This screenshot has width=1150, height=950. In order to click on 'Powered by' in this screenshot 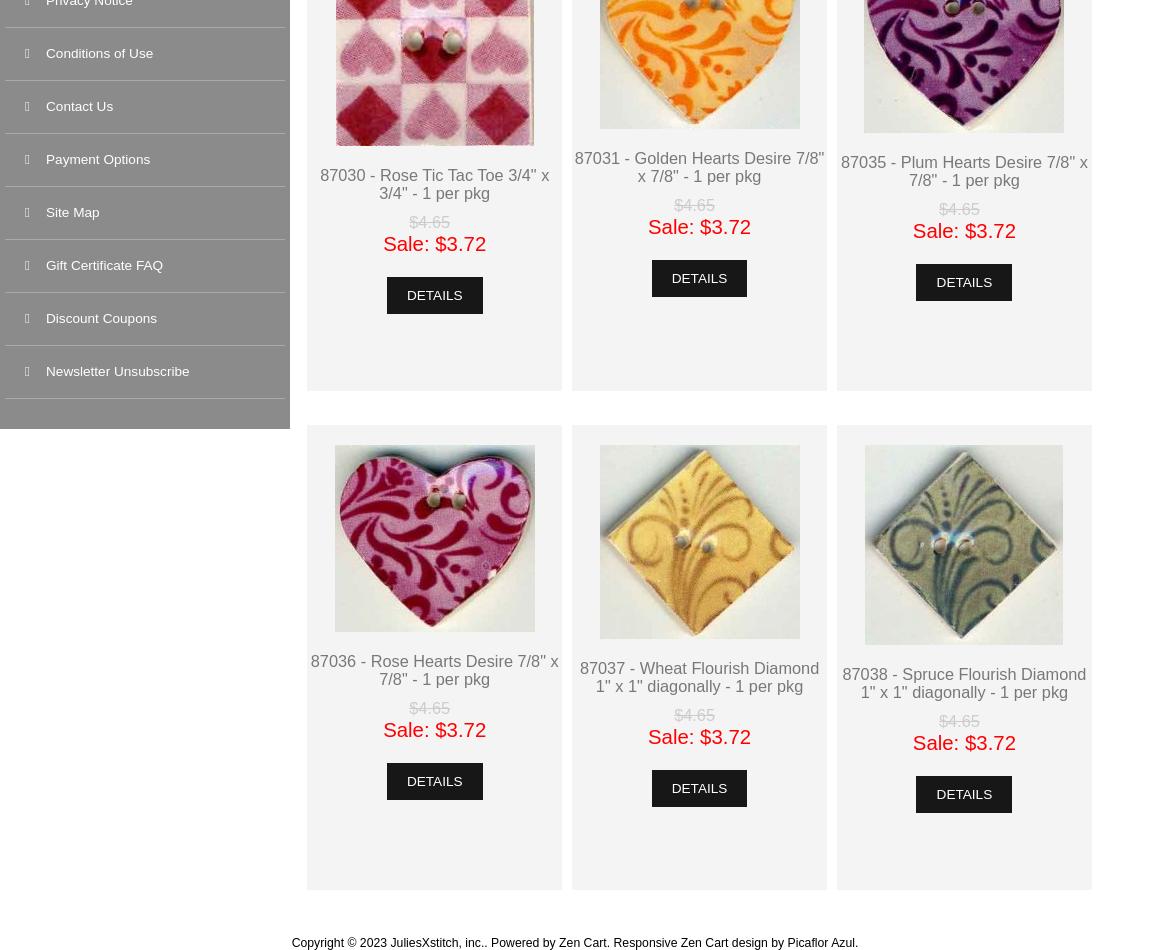, I will do `click(487, 941)`.